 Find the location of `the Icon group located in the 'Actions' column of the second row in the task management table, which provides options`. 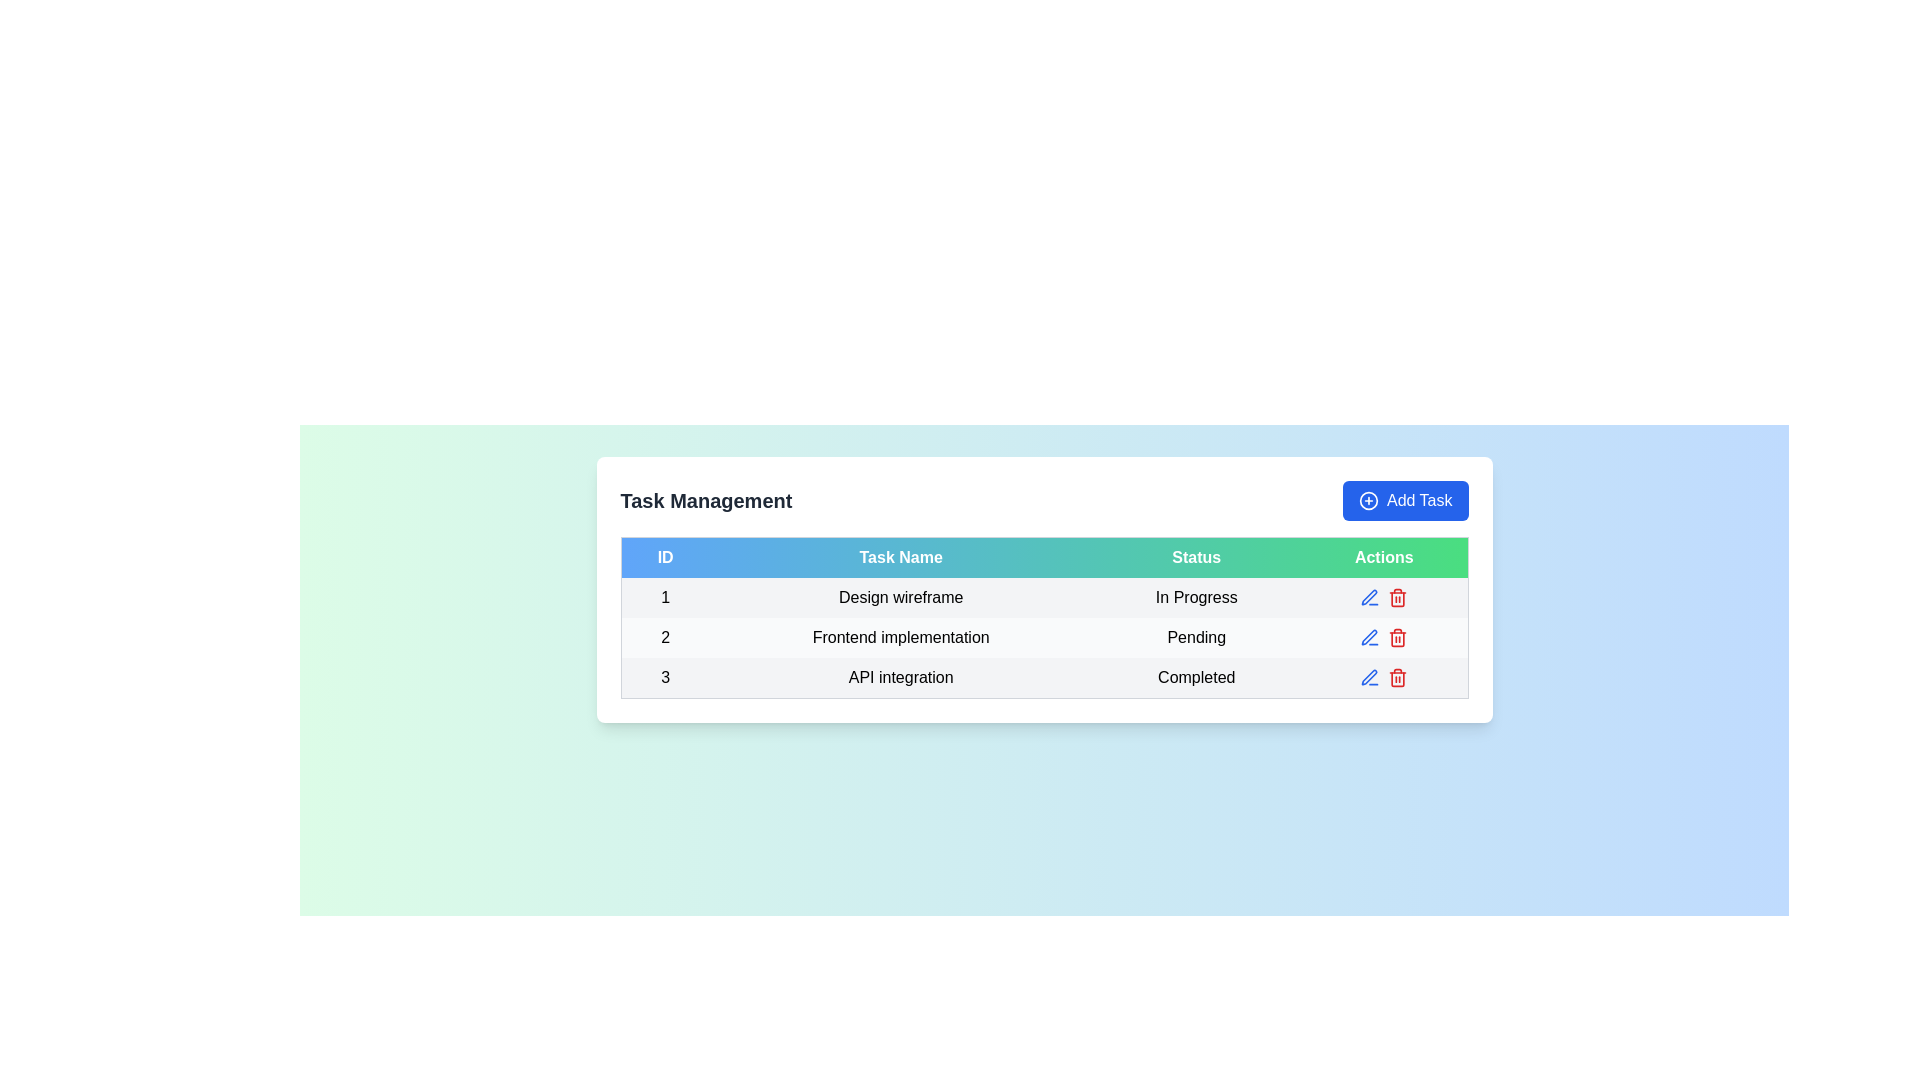

the Icon group located in the 'Actions' column of the second row in the task management table, which provides options is located at coordinates (1382, 637).